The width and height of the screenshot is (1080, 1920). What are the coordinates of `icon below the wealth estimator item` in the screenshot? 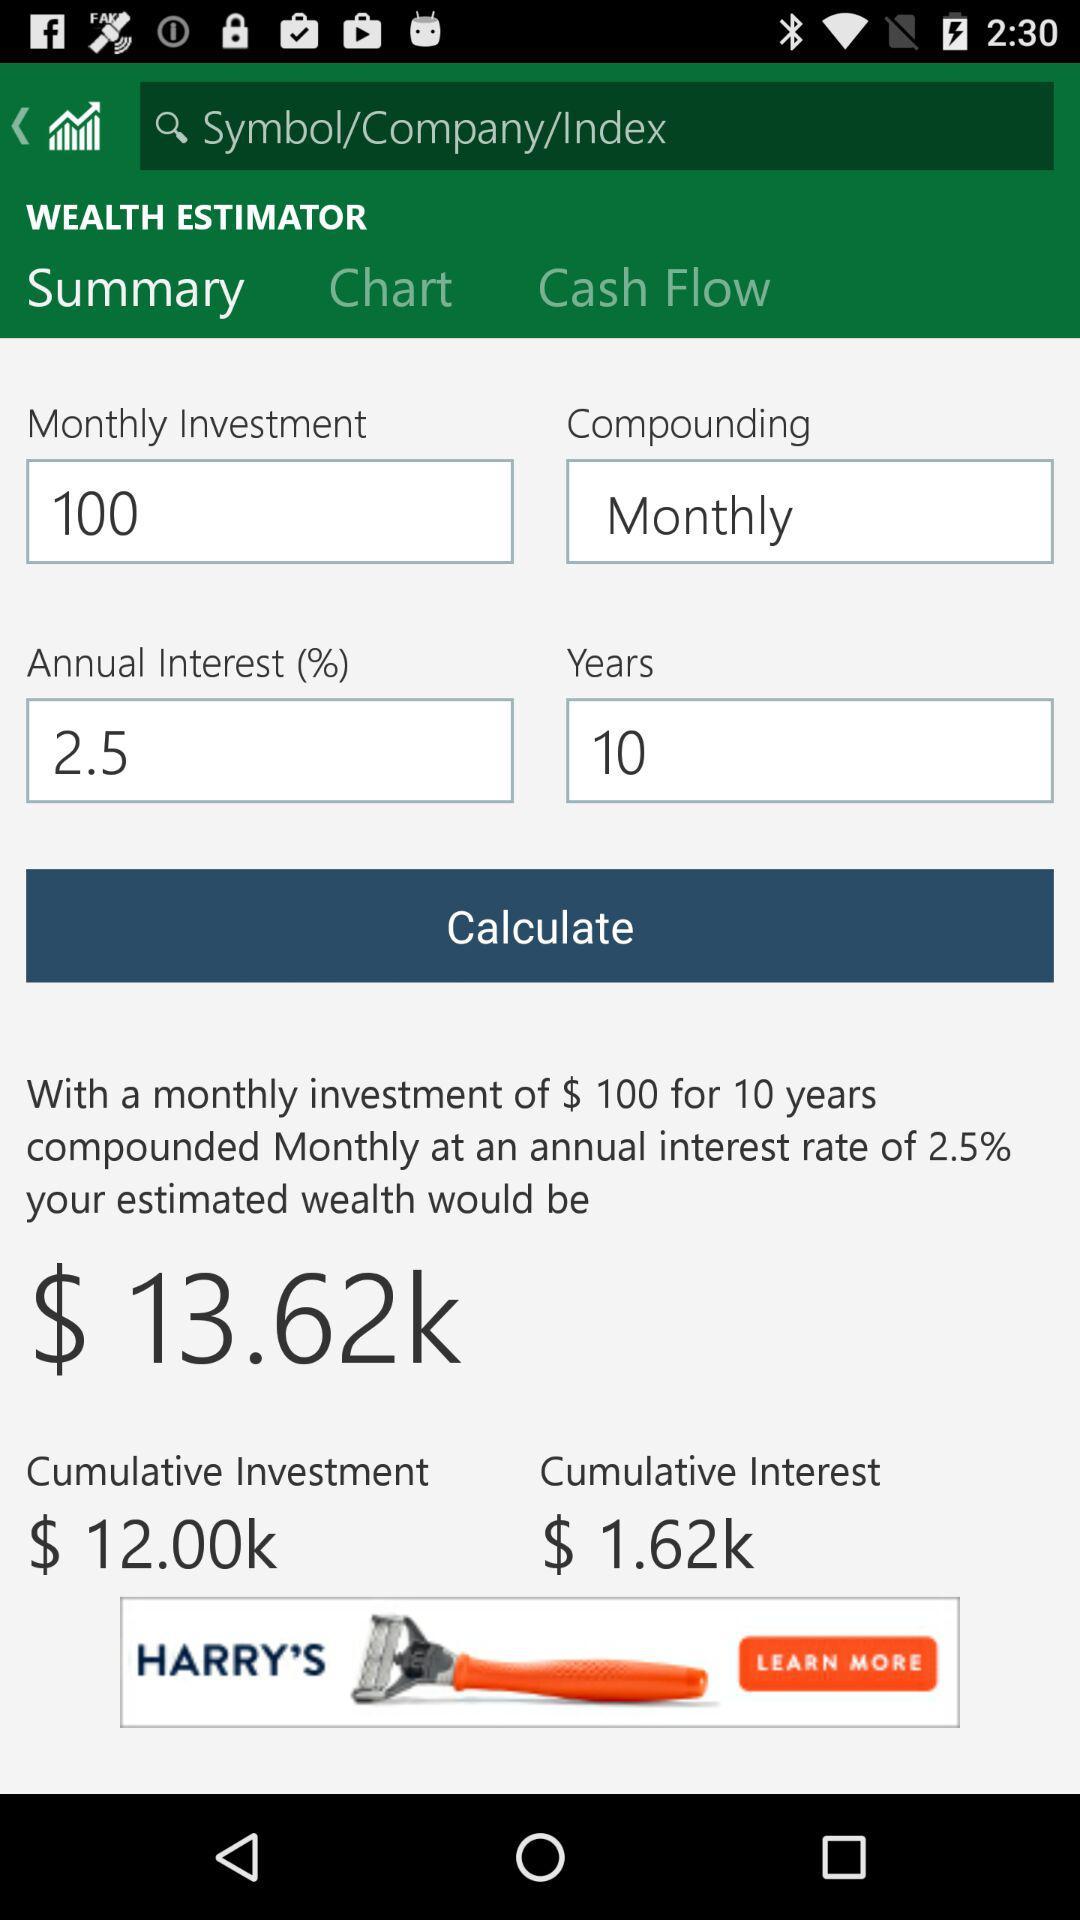 It's located at (150, 290).